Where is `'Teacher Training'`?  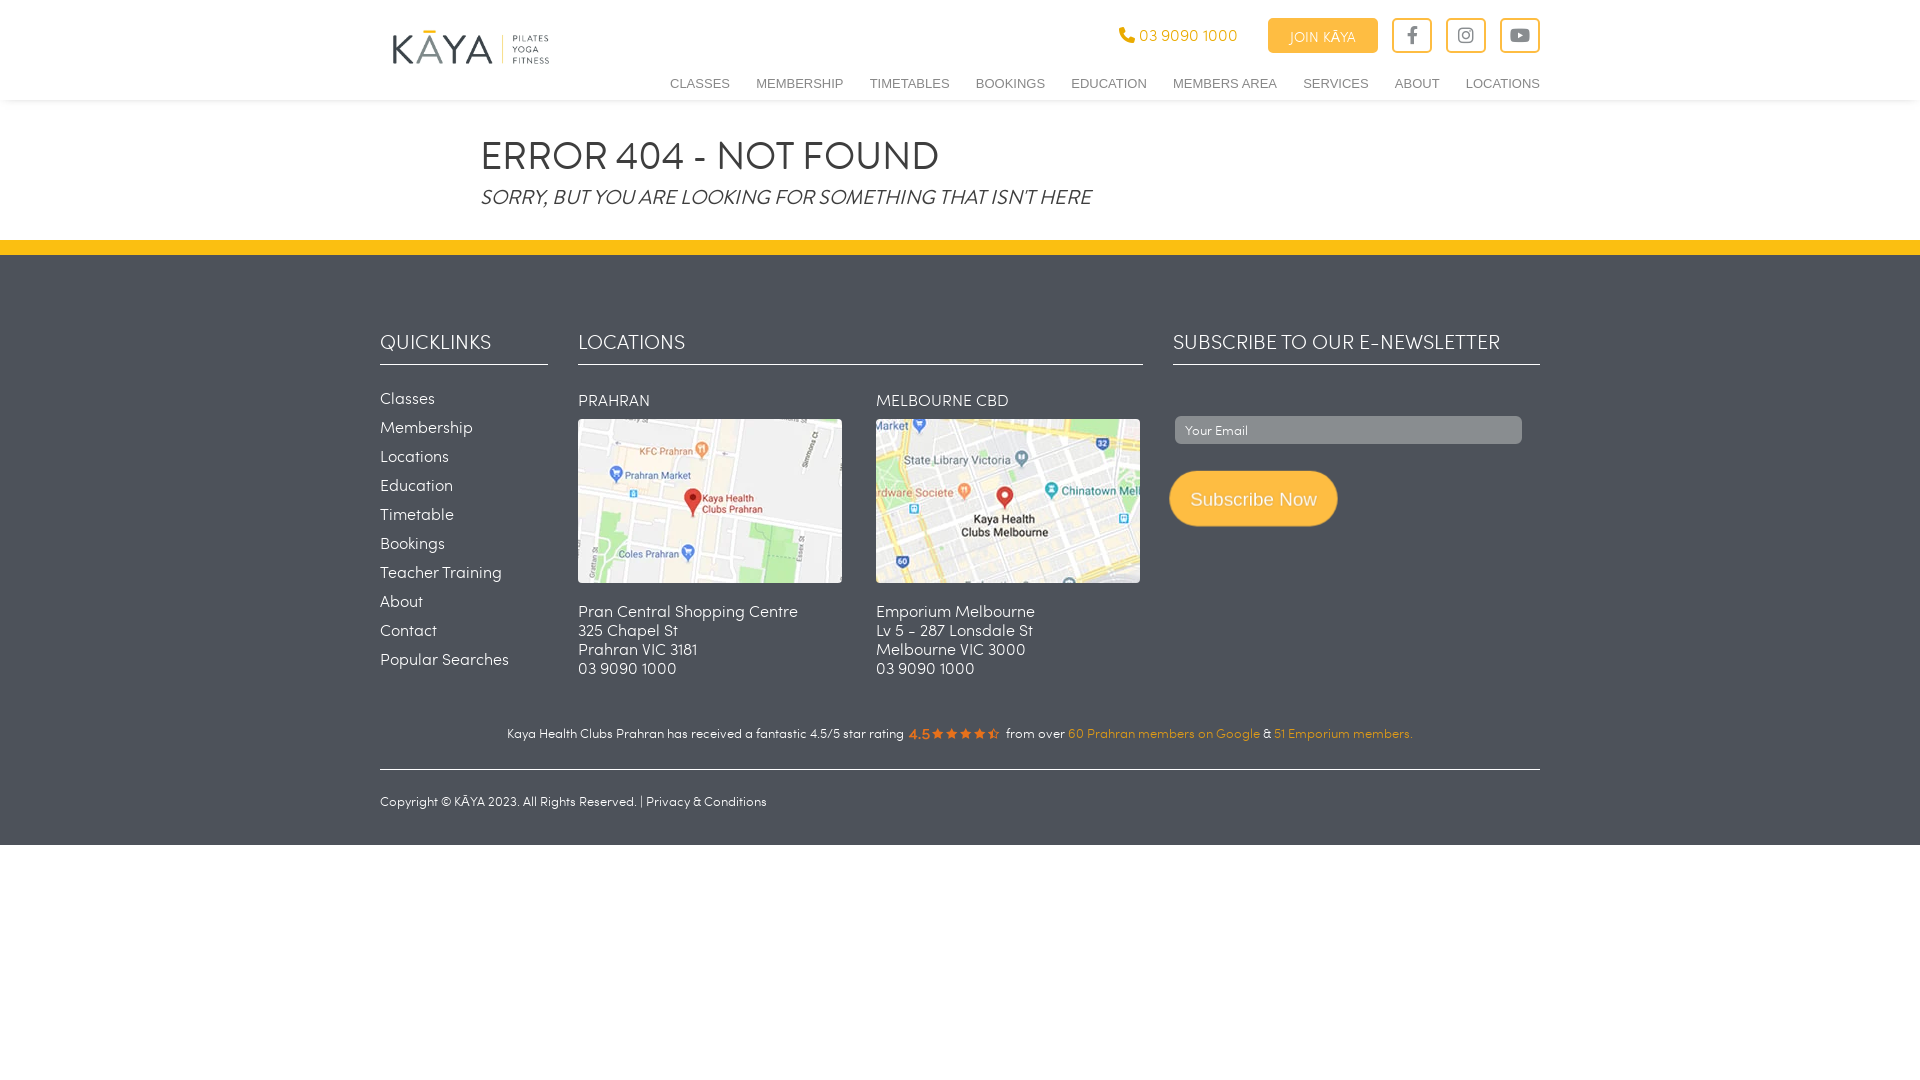
'Teacher Training' is located at coordinates (440, 571).